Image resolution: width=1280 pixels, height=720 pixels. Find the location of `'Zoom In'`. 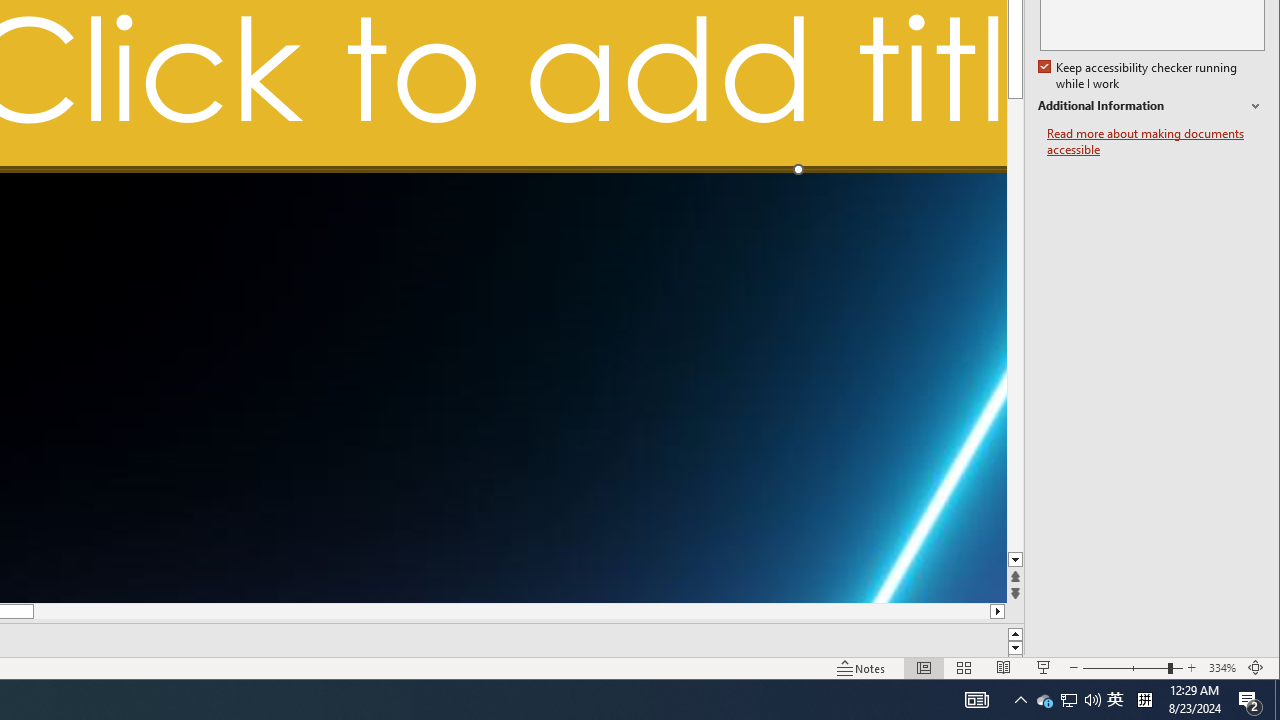

'Zoom In' is located at coordinates (1125, 668).